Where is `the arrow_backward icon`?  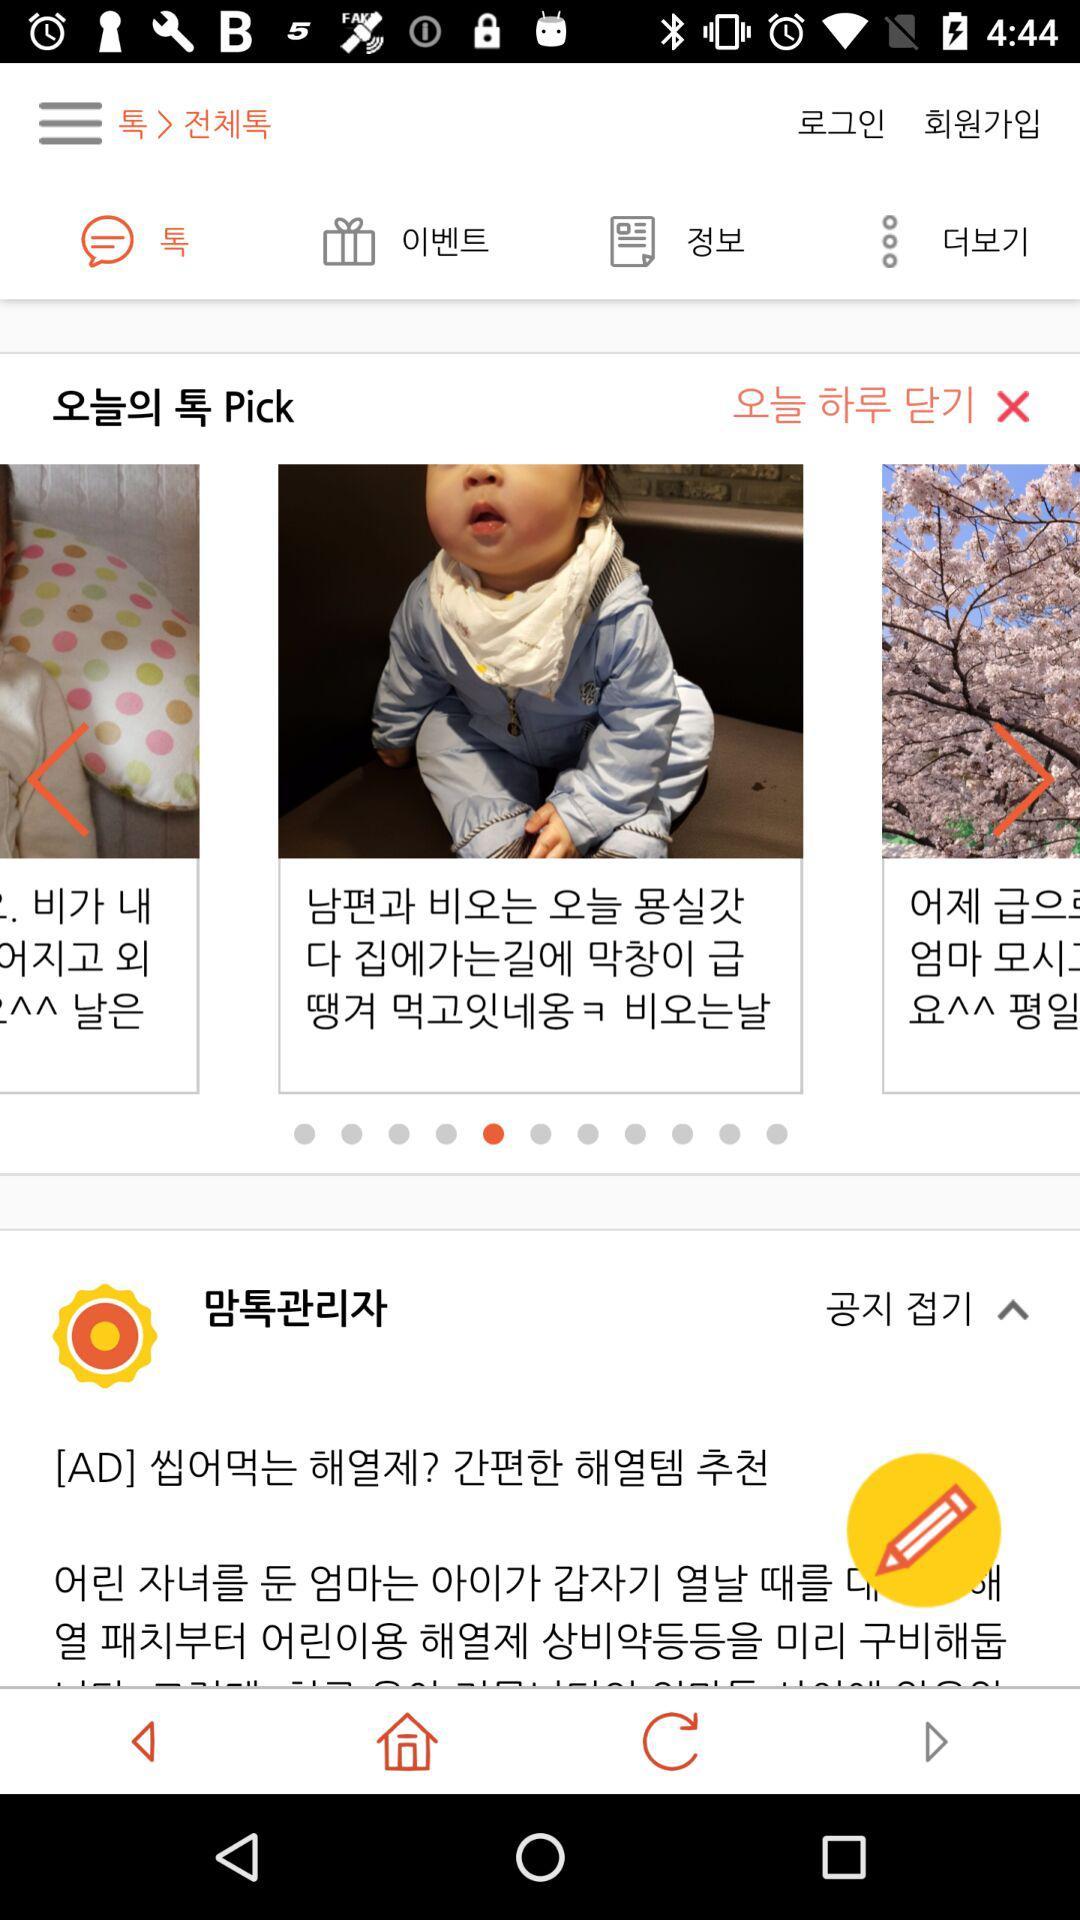 the arrow_backward icon is located at coordinates (141, 1740).